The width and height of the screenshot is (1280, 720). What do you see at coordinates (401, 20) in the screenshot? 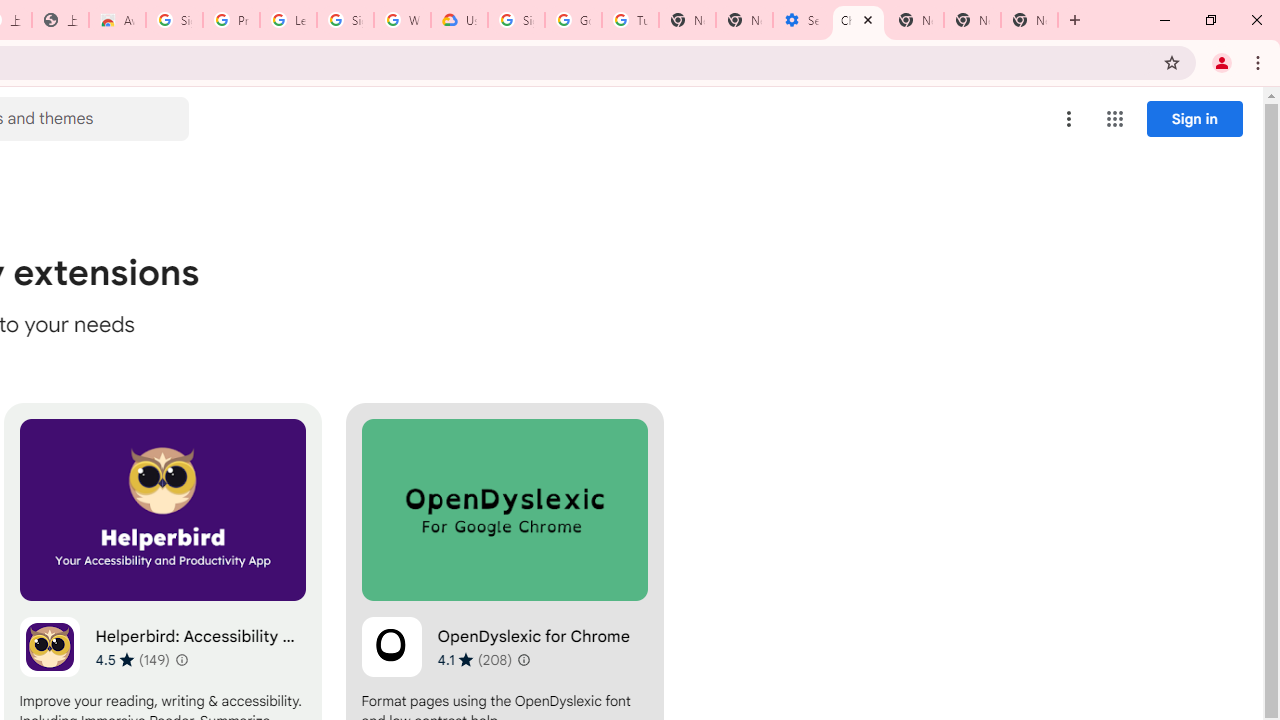
I see `'Who are Google'` at bounding box center [401, 20].